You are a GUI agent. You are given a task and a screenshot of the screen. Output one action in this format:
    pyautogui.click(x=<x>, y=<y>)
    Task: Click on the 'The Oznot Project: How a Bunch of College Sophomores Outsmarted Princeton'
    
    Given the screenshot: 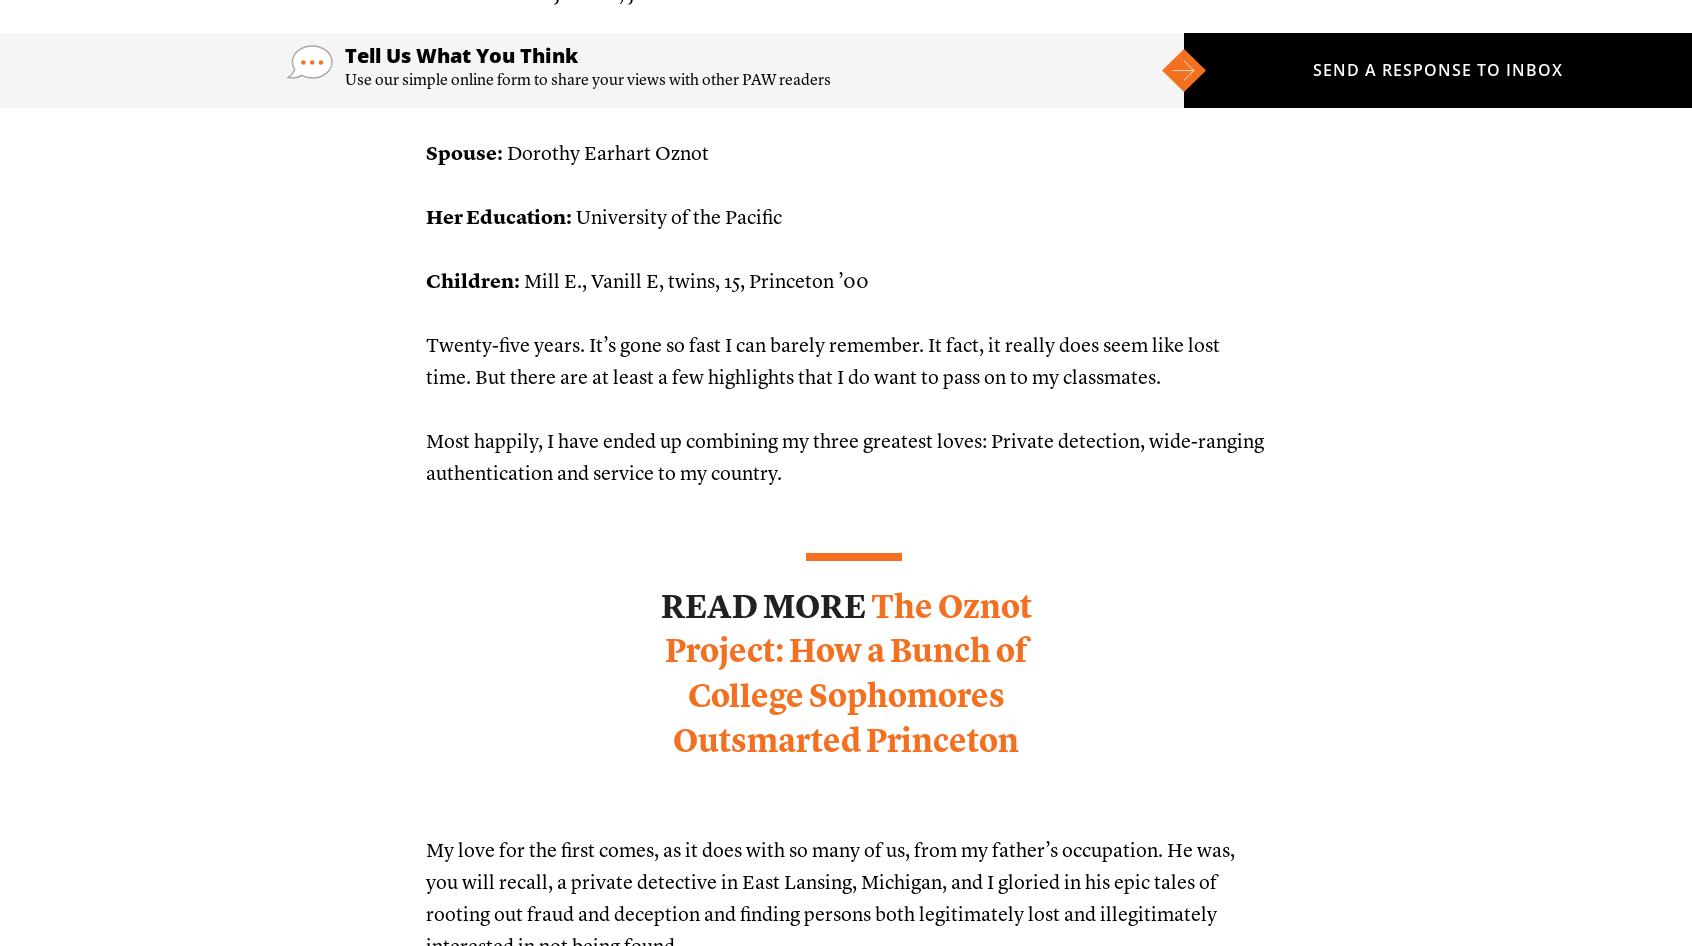 What is the action you would take?
    pyautogui.click(x=663, y=675)
    